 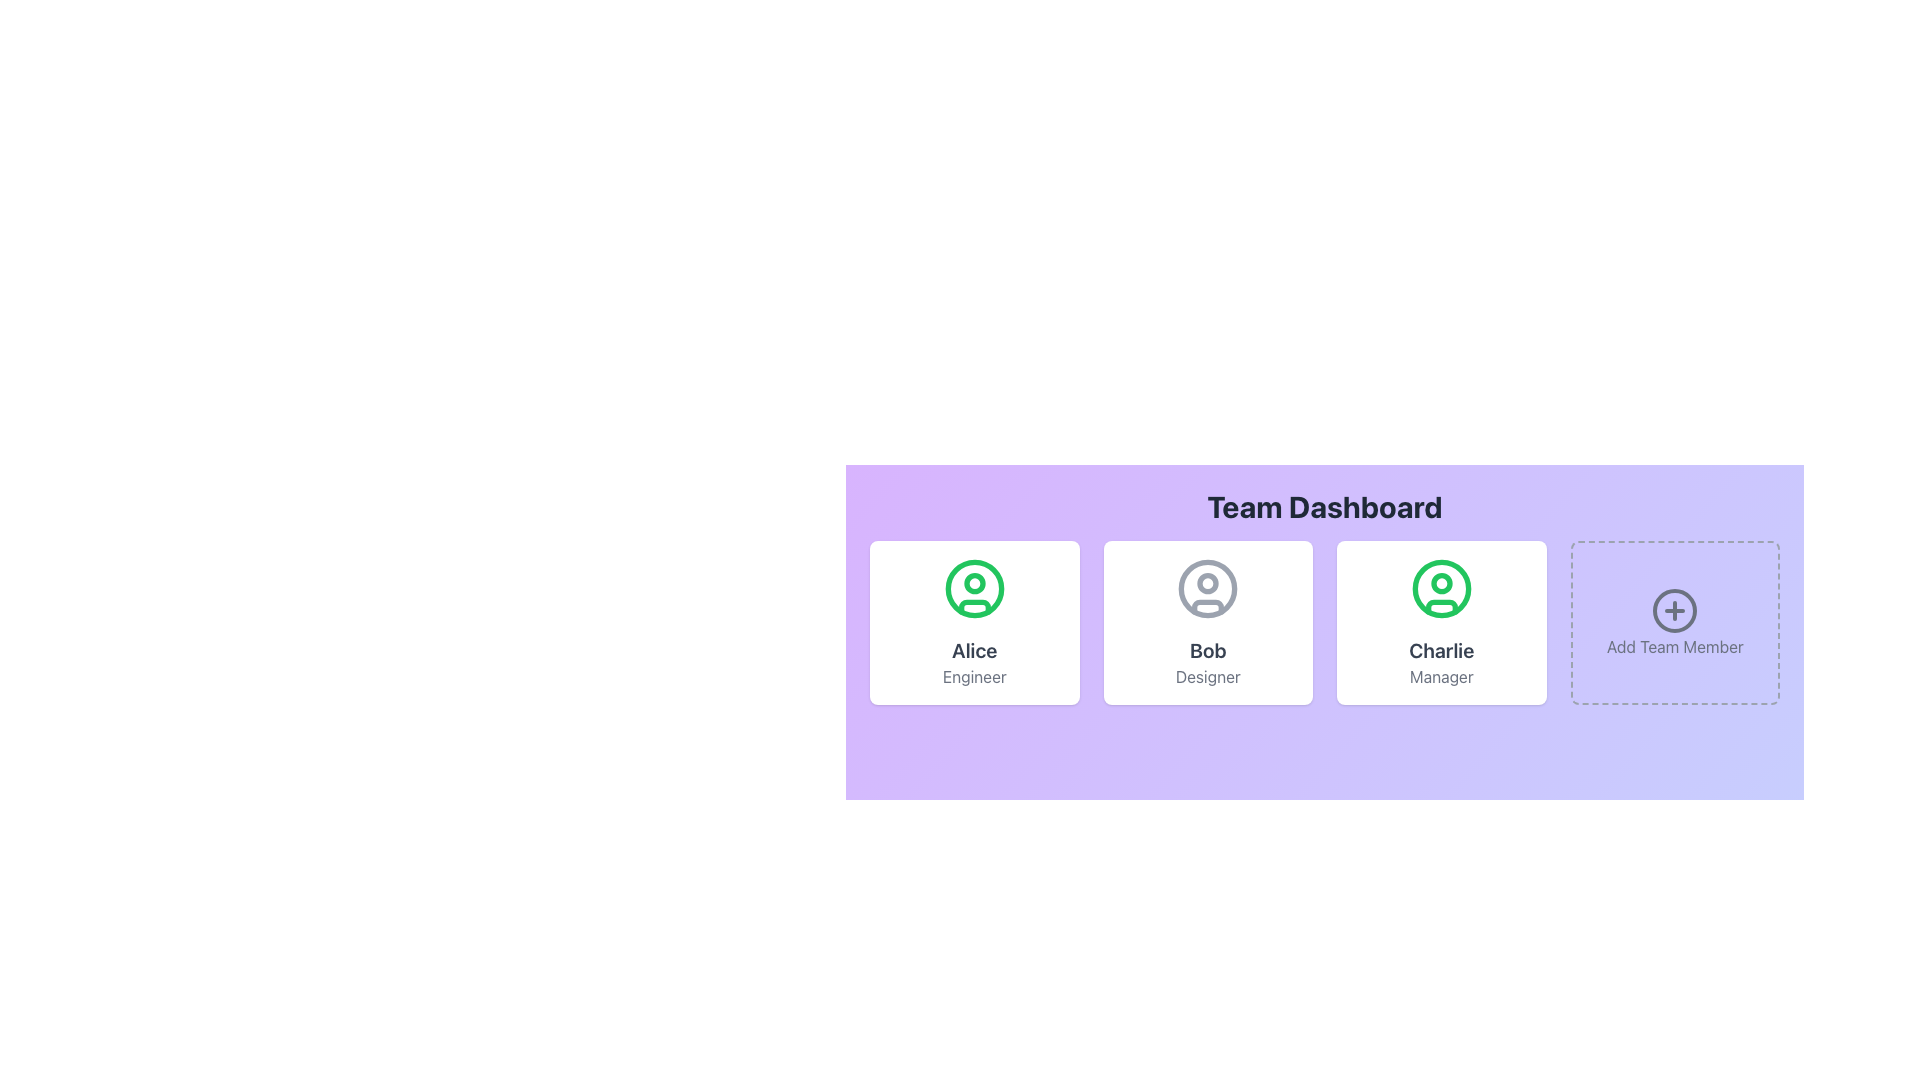 What do you see at coordinates (1675, 609) in the screenshot?
I see `the 'Add Team Member' button located at the rightmost side of the team profiles row in the 'Team Dashboard'` at bounding box center [1675, 609].